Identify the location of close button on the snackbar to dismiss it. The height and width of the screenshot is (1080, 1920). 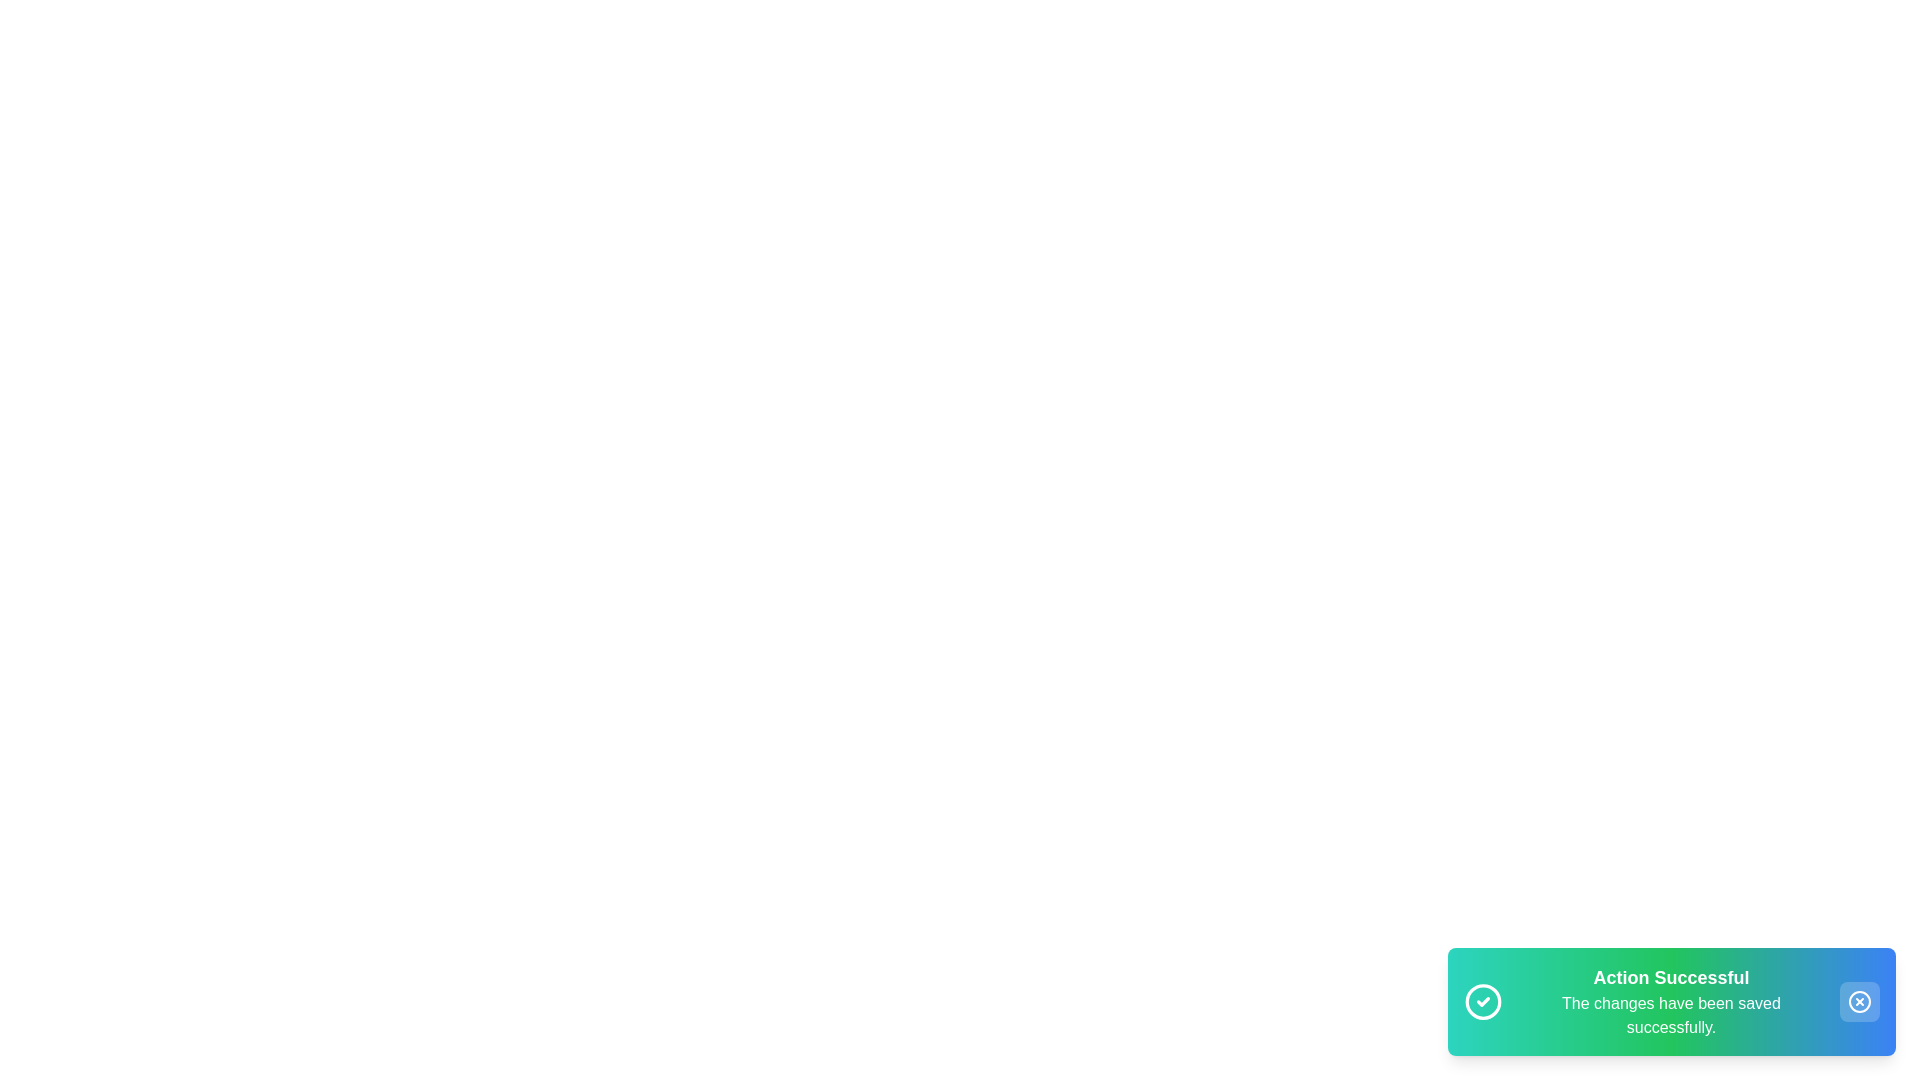
(1859, 1002).